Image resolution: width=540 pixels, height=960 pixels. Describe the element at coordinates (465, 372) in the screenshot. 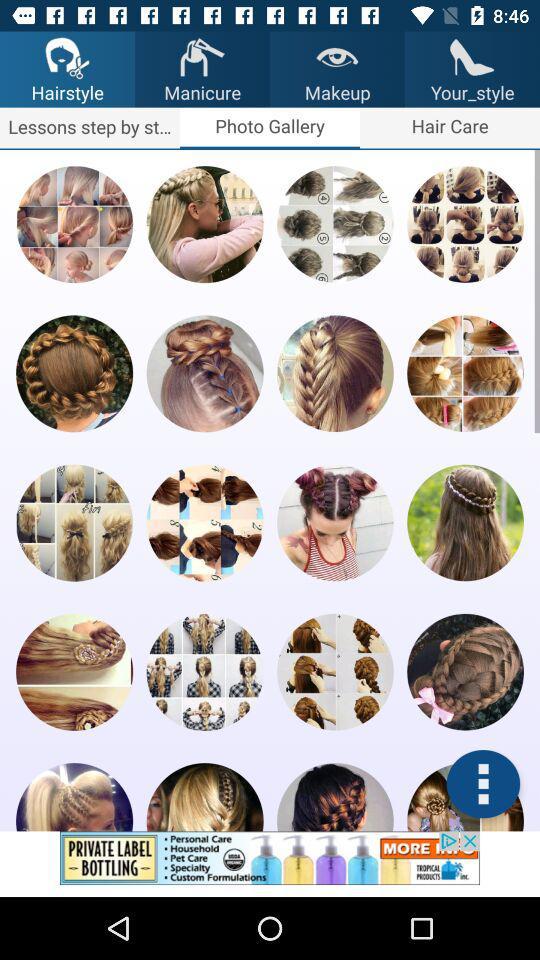

I see `open image` at that location.